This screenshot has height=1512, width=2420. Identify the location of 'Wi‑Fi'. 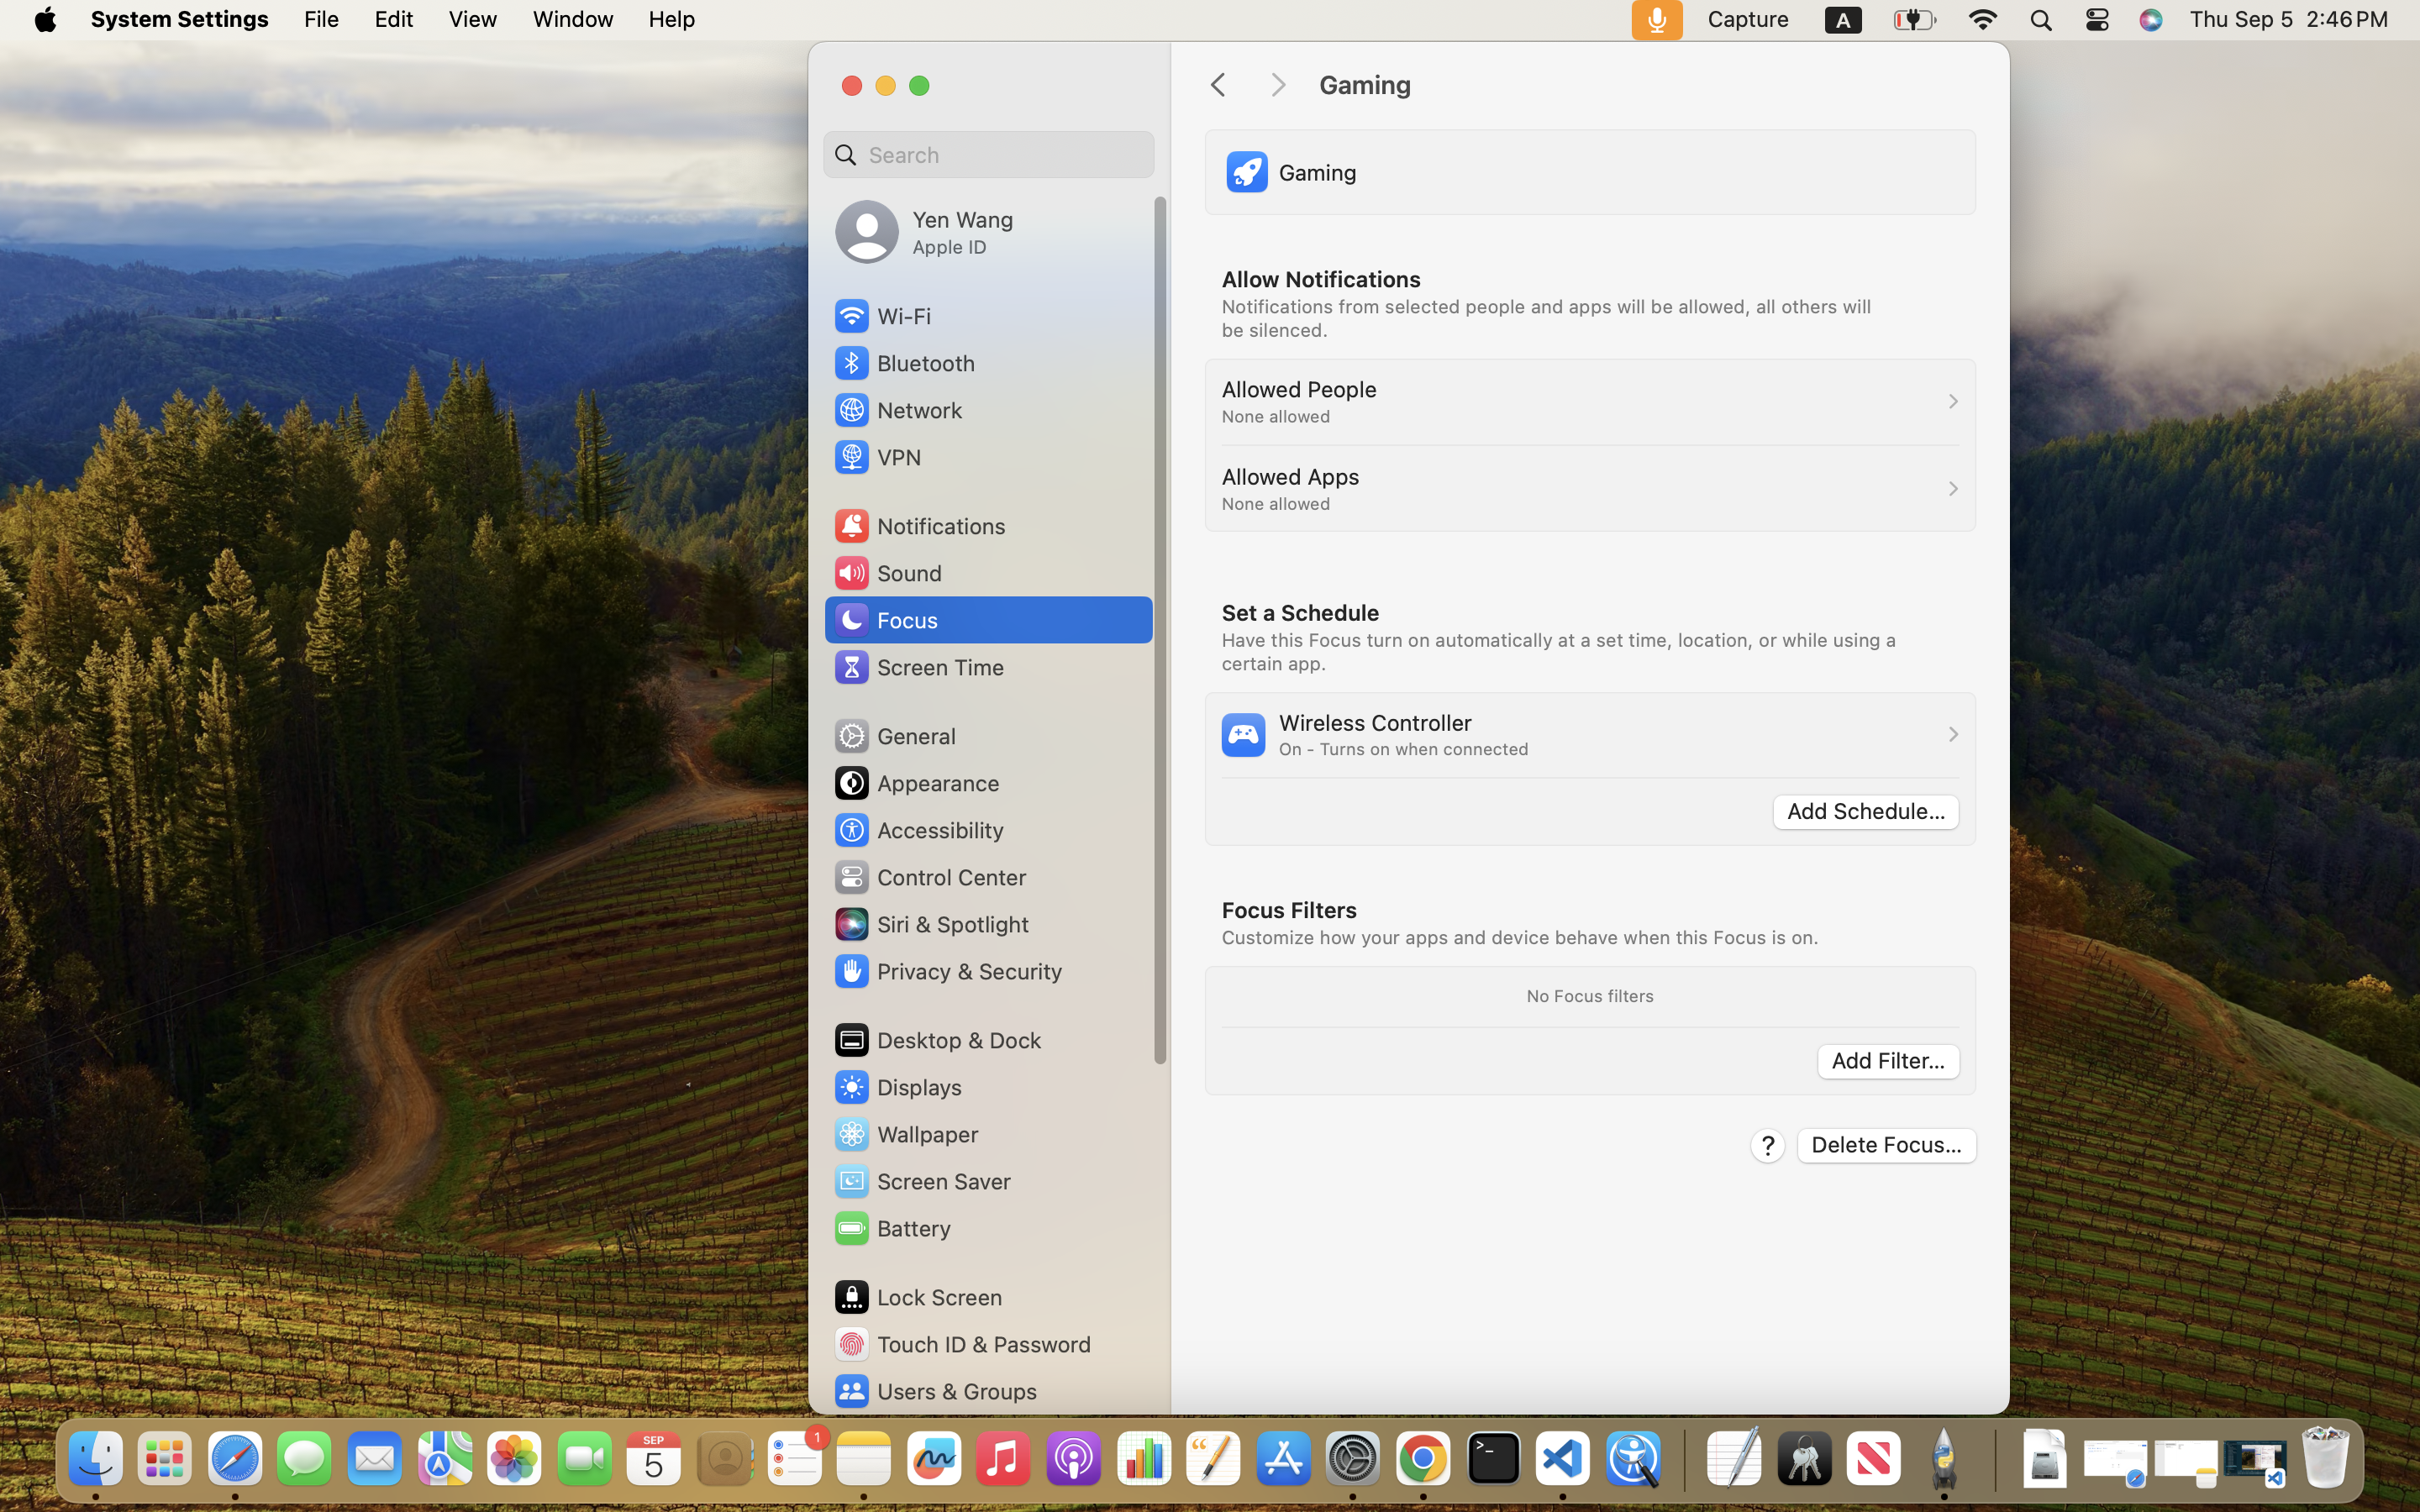
(881, 315).